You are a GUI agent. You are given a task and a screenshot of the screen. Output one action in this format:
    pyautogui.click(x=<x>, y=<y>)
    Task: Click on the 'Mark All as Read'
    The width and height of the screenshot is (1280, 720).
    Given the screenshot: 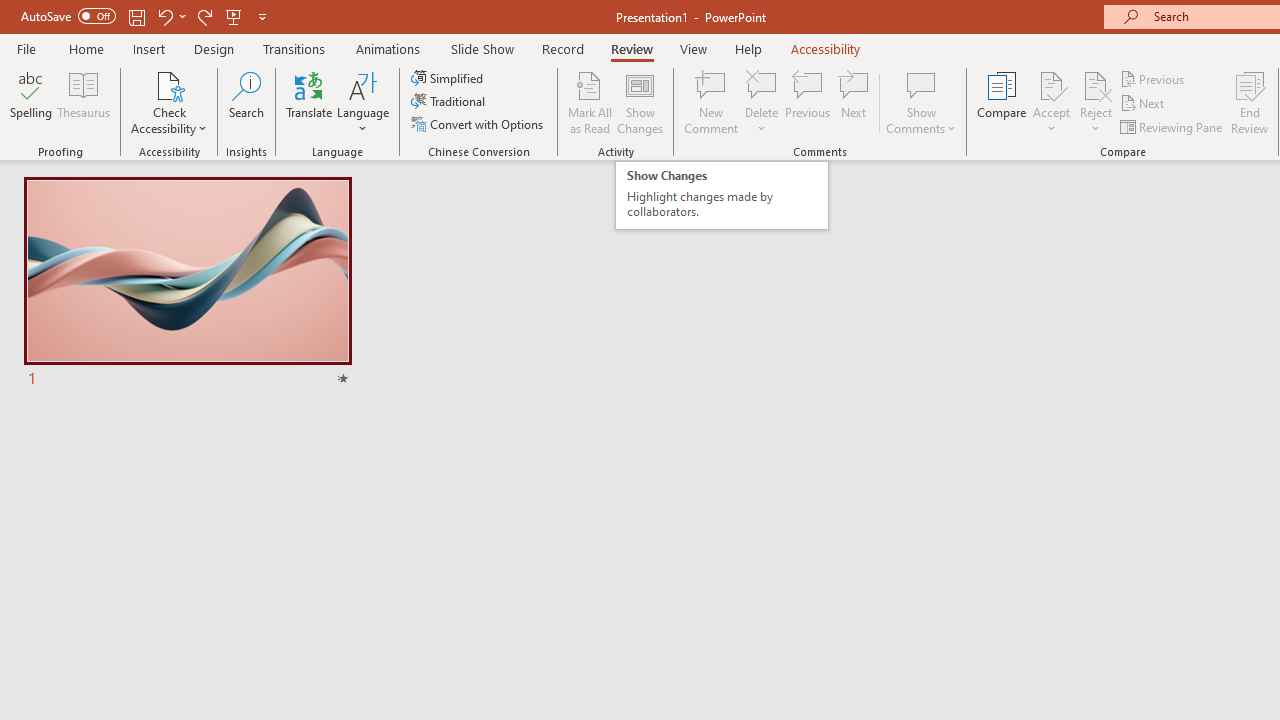 What is the action you would take?
    pyautogui.click(x=589, y=103)
    